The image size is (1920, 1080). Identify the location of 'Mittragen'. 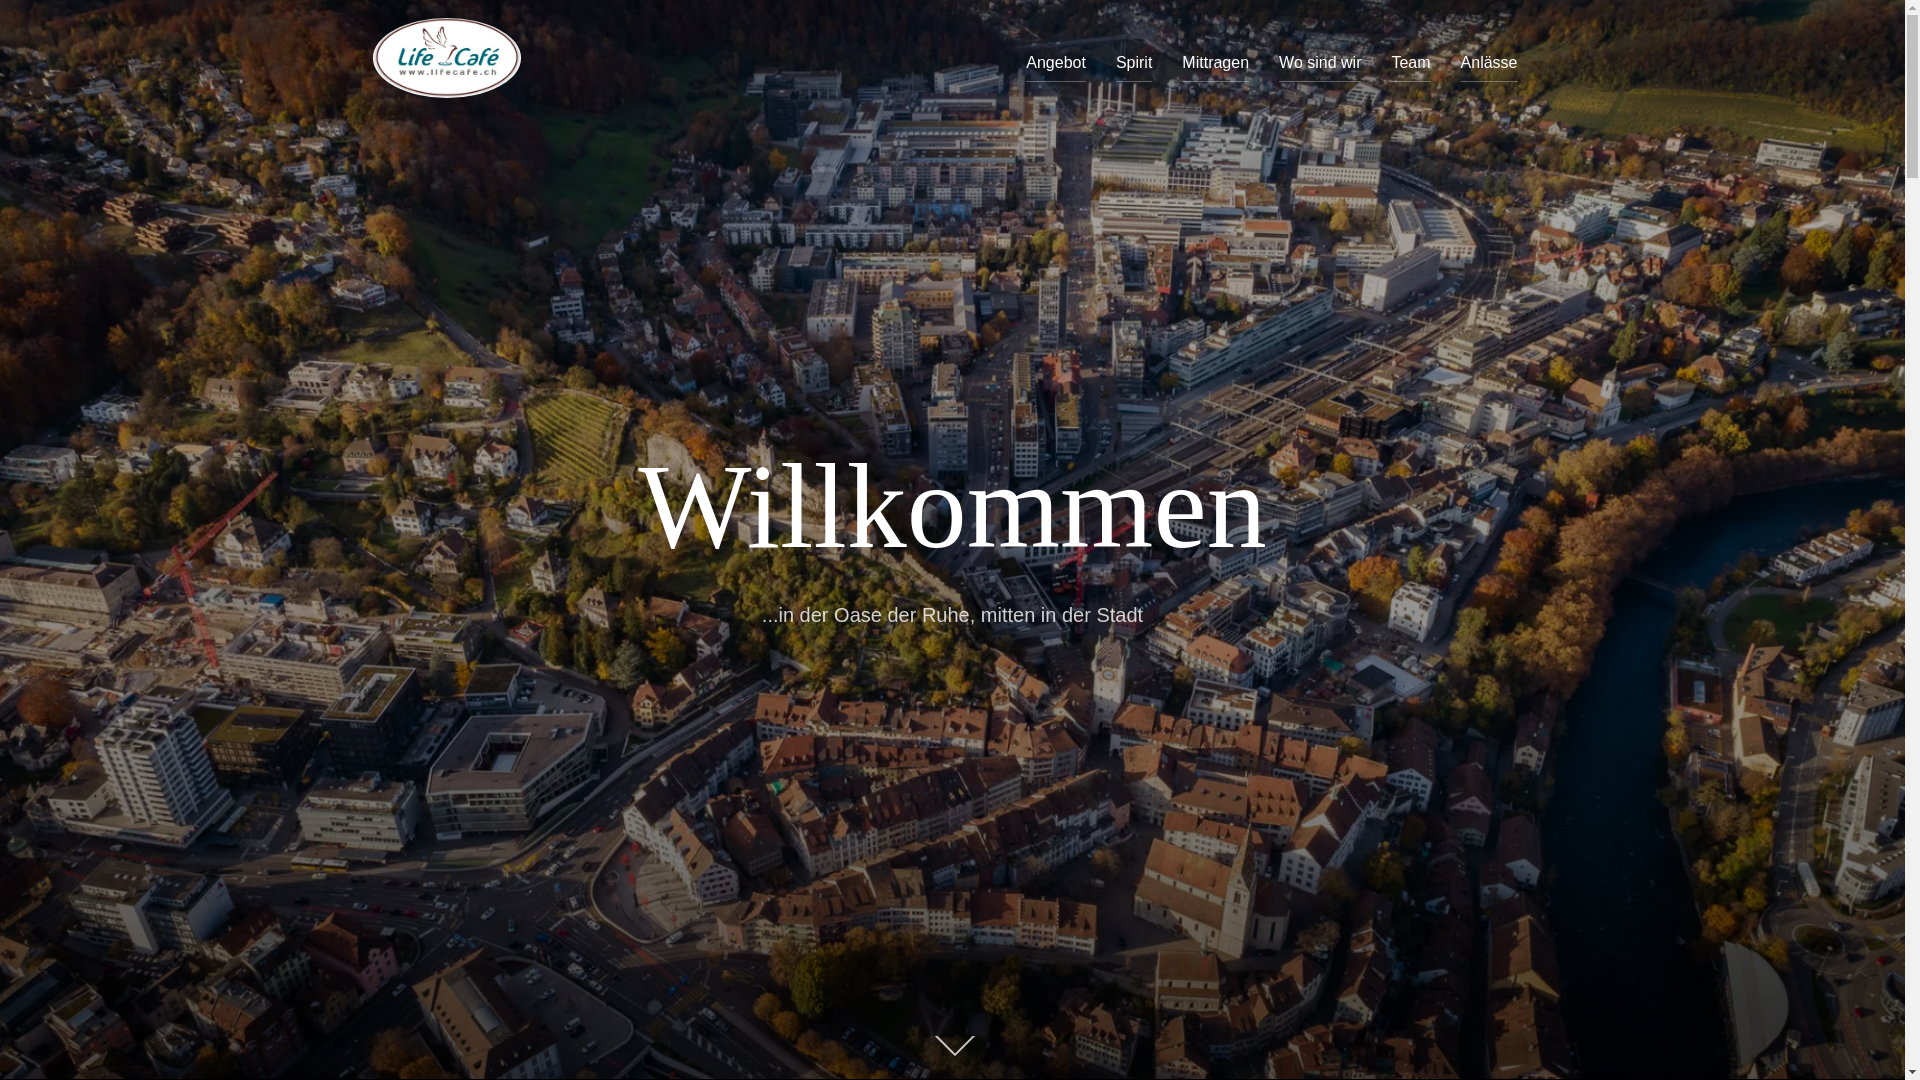
(1214, 61).